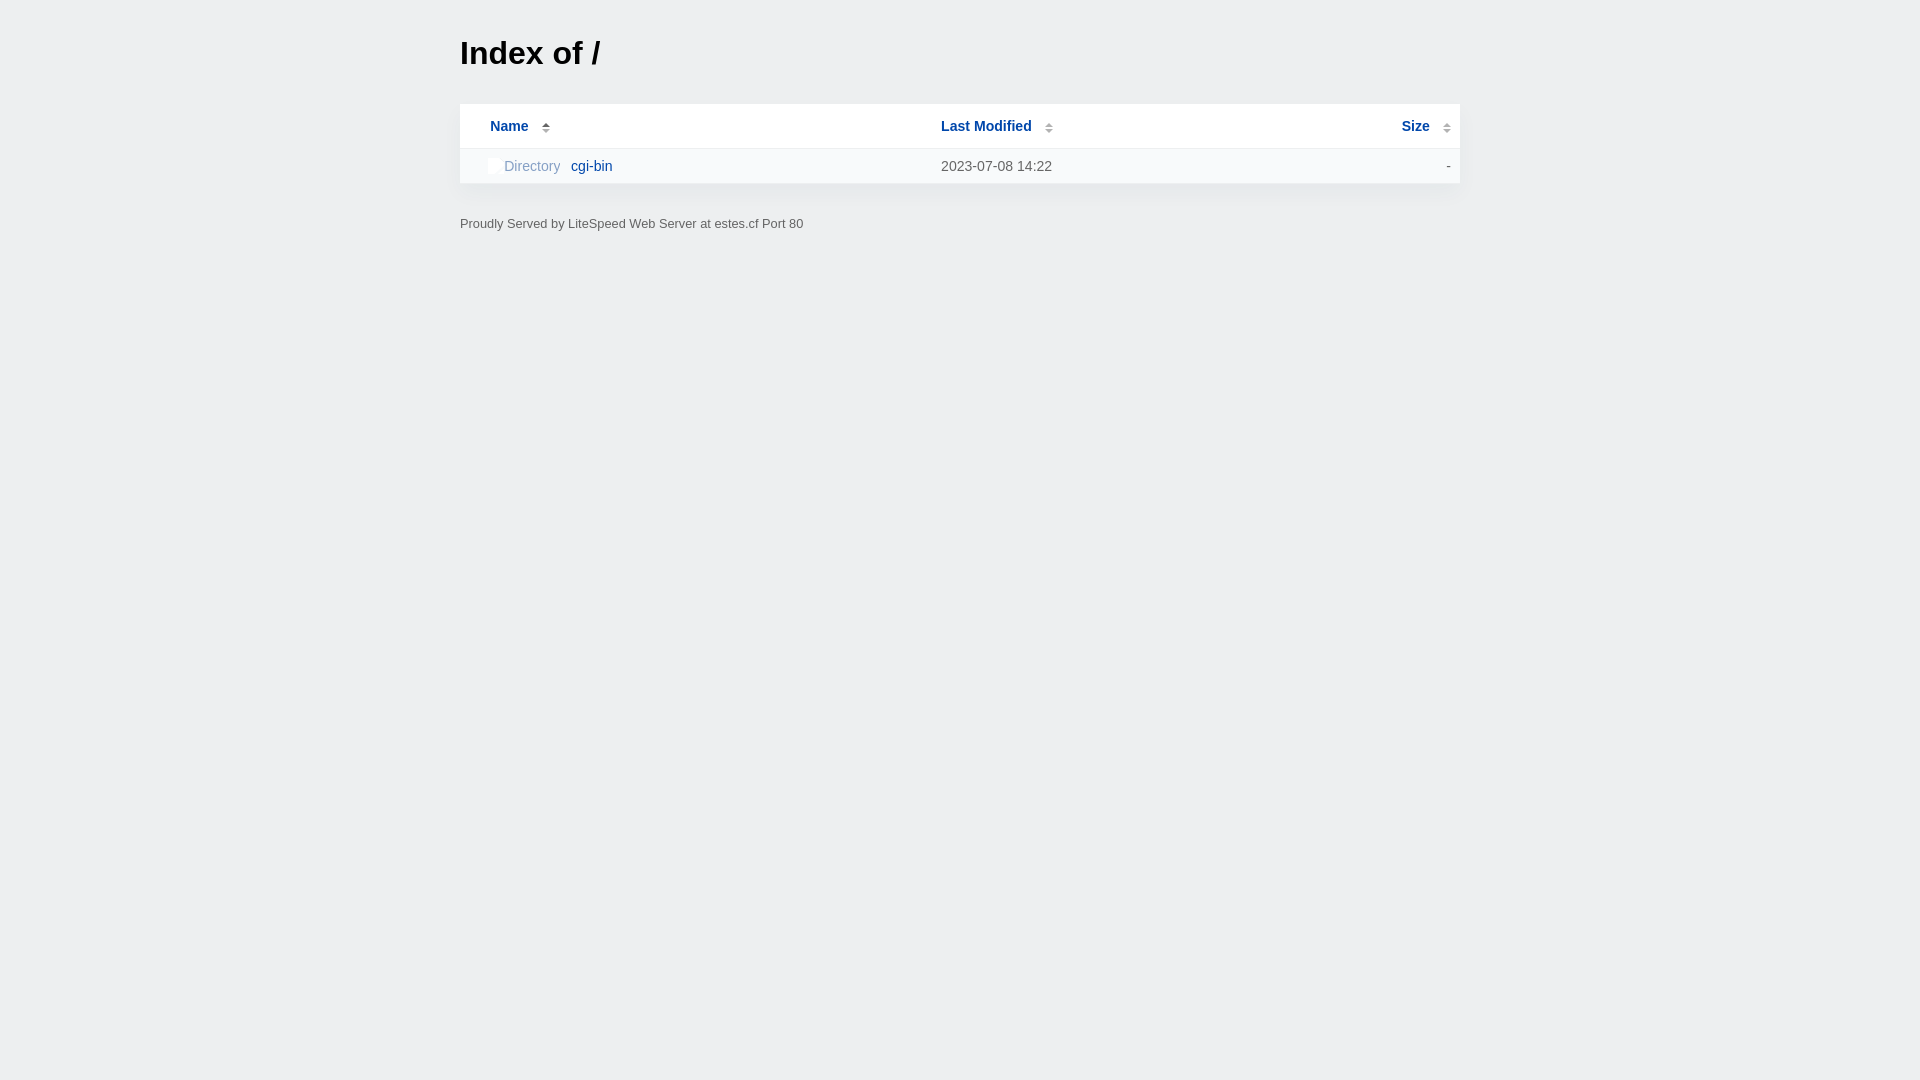  Describe the element at coordinates (508, 126) in the screenshot. I see `'Name'` at that location.